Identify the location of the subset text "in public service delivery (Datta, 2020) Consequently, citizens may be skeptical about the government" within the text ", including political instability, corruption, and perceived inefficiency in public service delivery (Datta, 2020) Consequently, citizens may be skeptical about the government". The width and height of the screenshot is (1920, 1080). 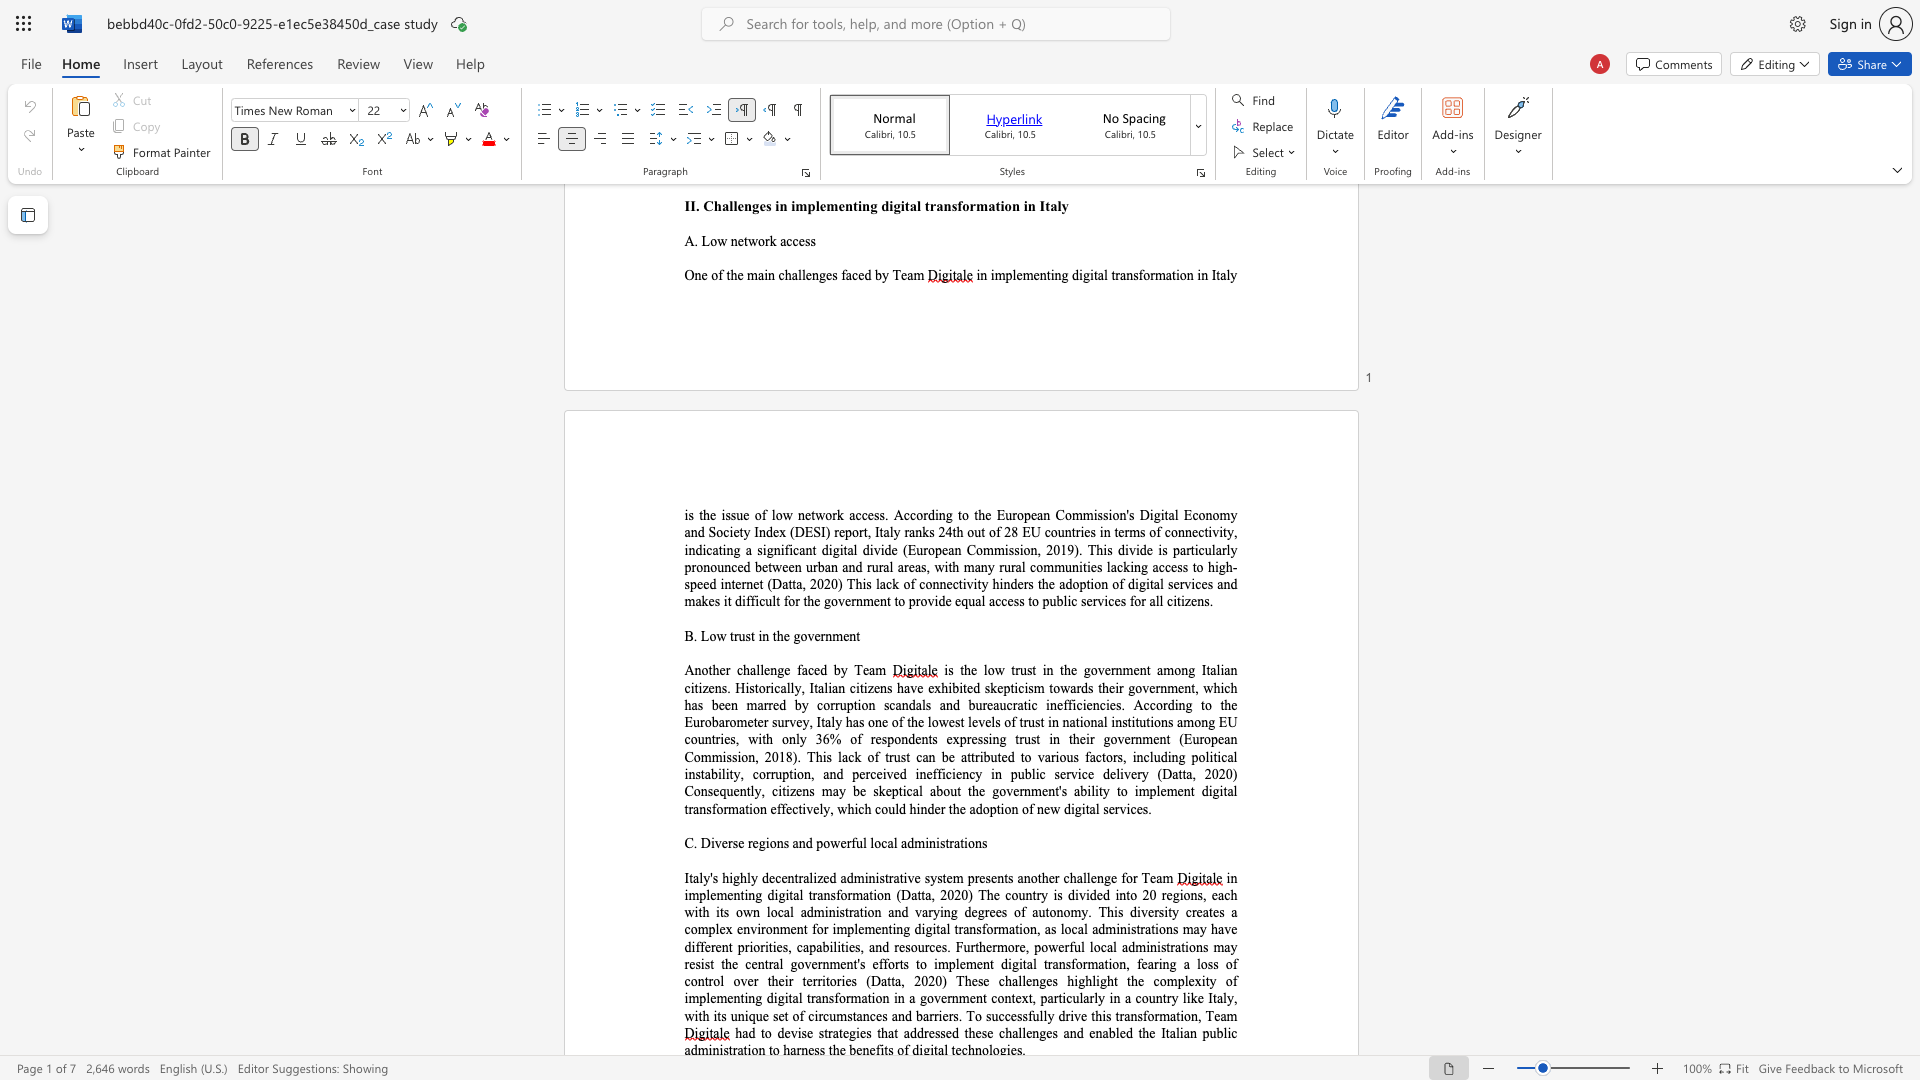
(991, 773).